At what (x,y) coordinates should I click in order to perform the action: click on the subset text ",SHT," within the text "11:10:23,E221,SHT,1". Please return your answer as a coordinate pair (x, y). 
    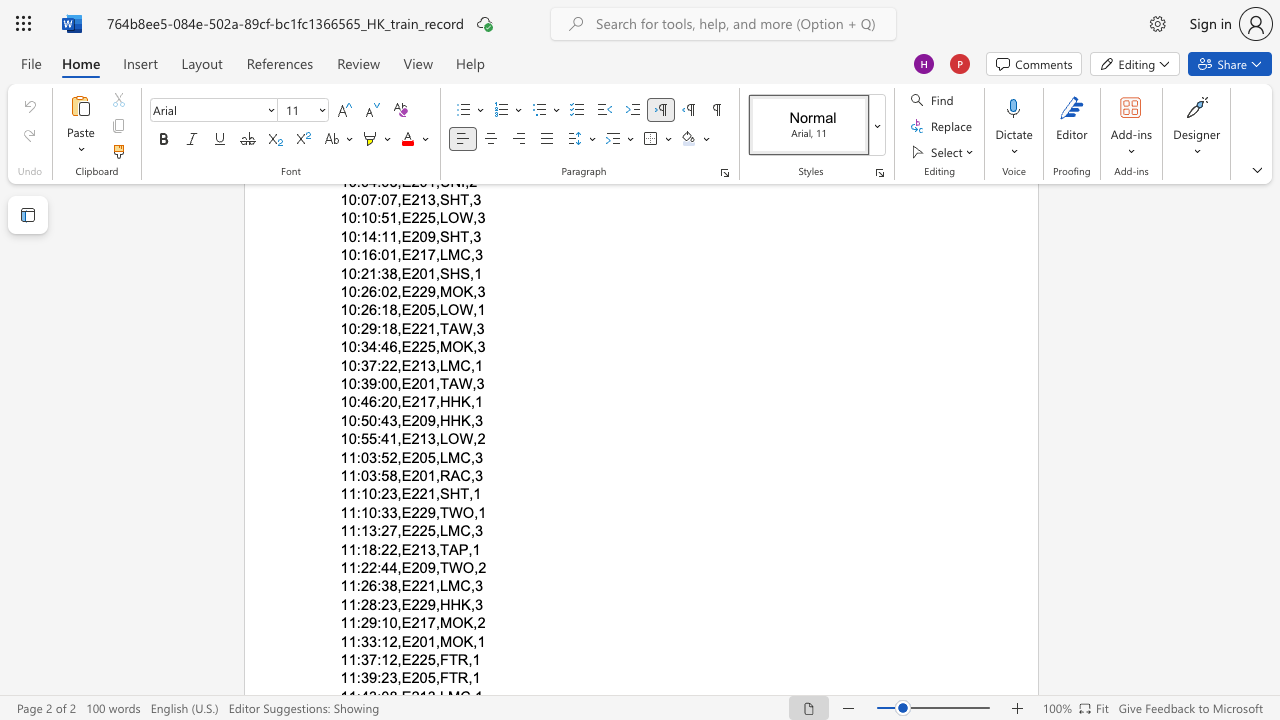
    Looking at the image, I should click on (434, 494).